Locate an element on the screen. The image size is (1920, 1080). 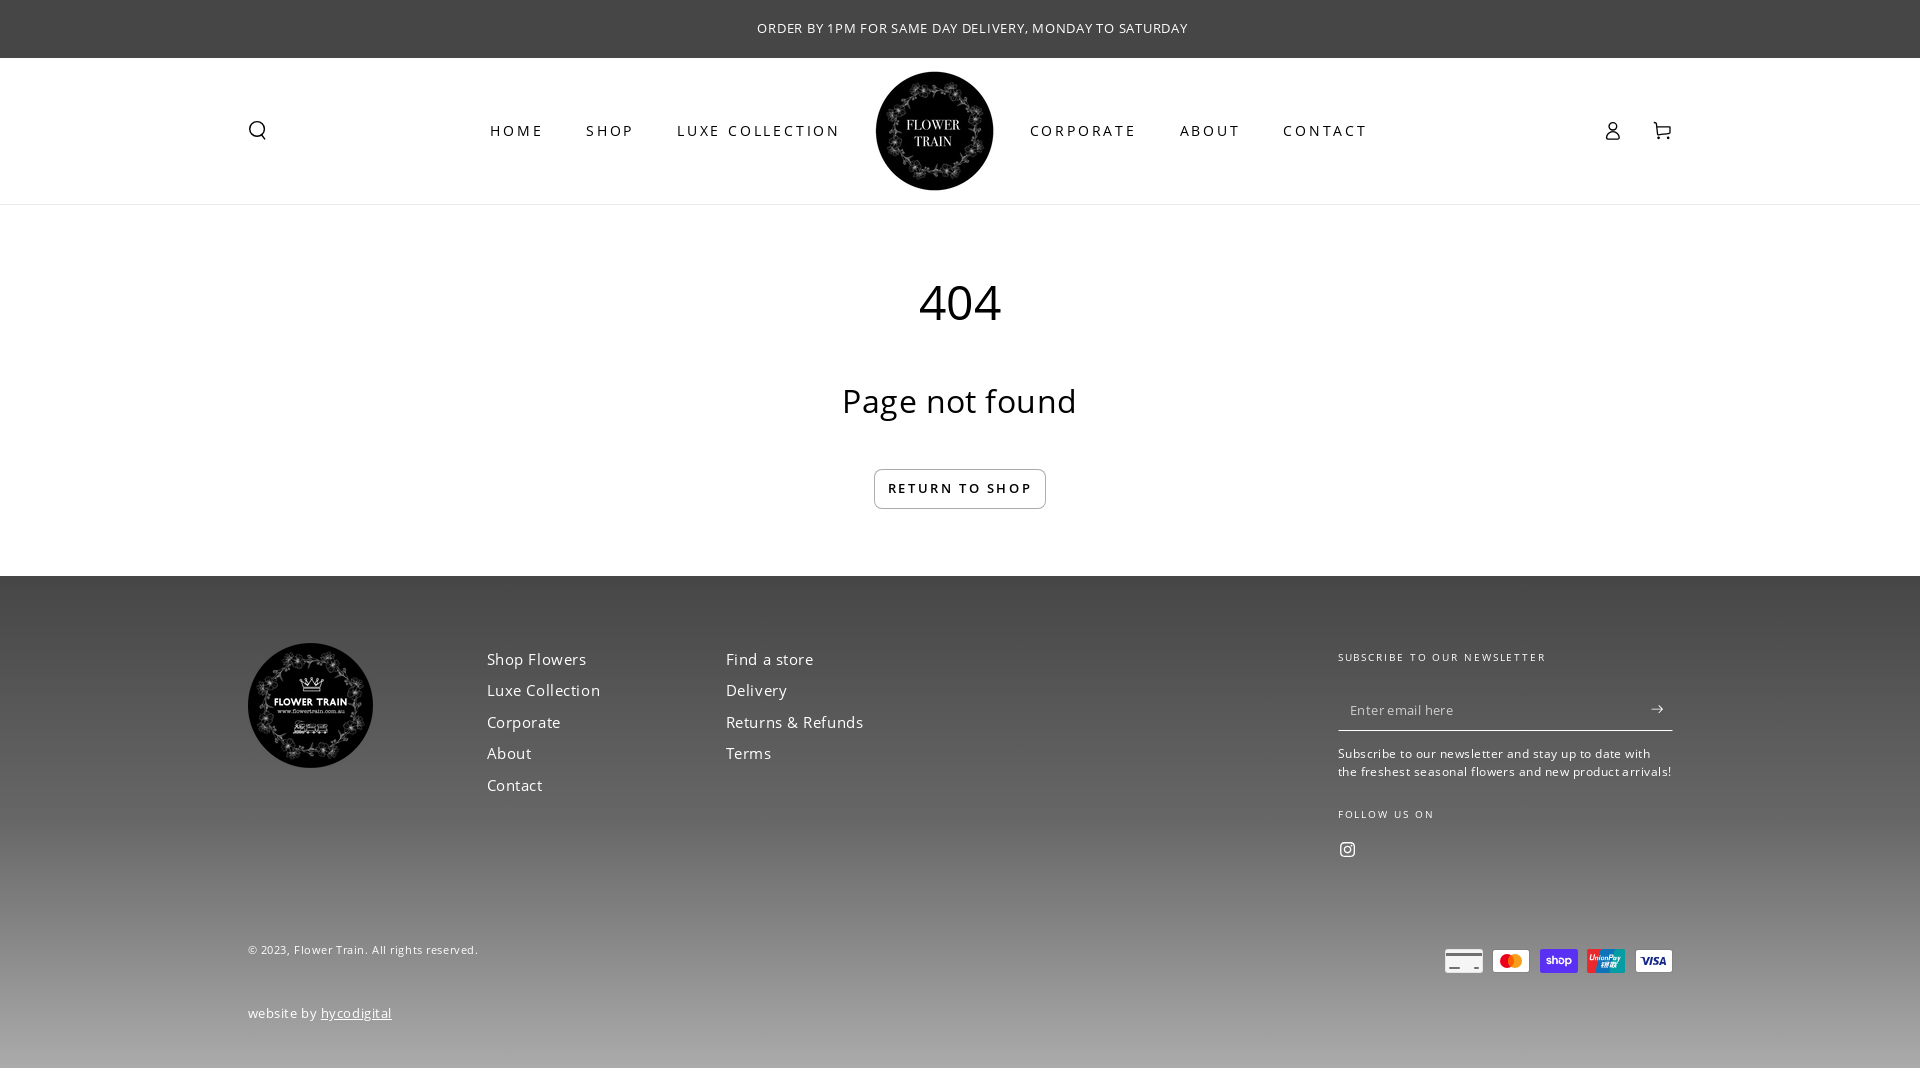
'Find a store' is located at coordinates (768, 659).